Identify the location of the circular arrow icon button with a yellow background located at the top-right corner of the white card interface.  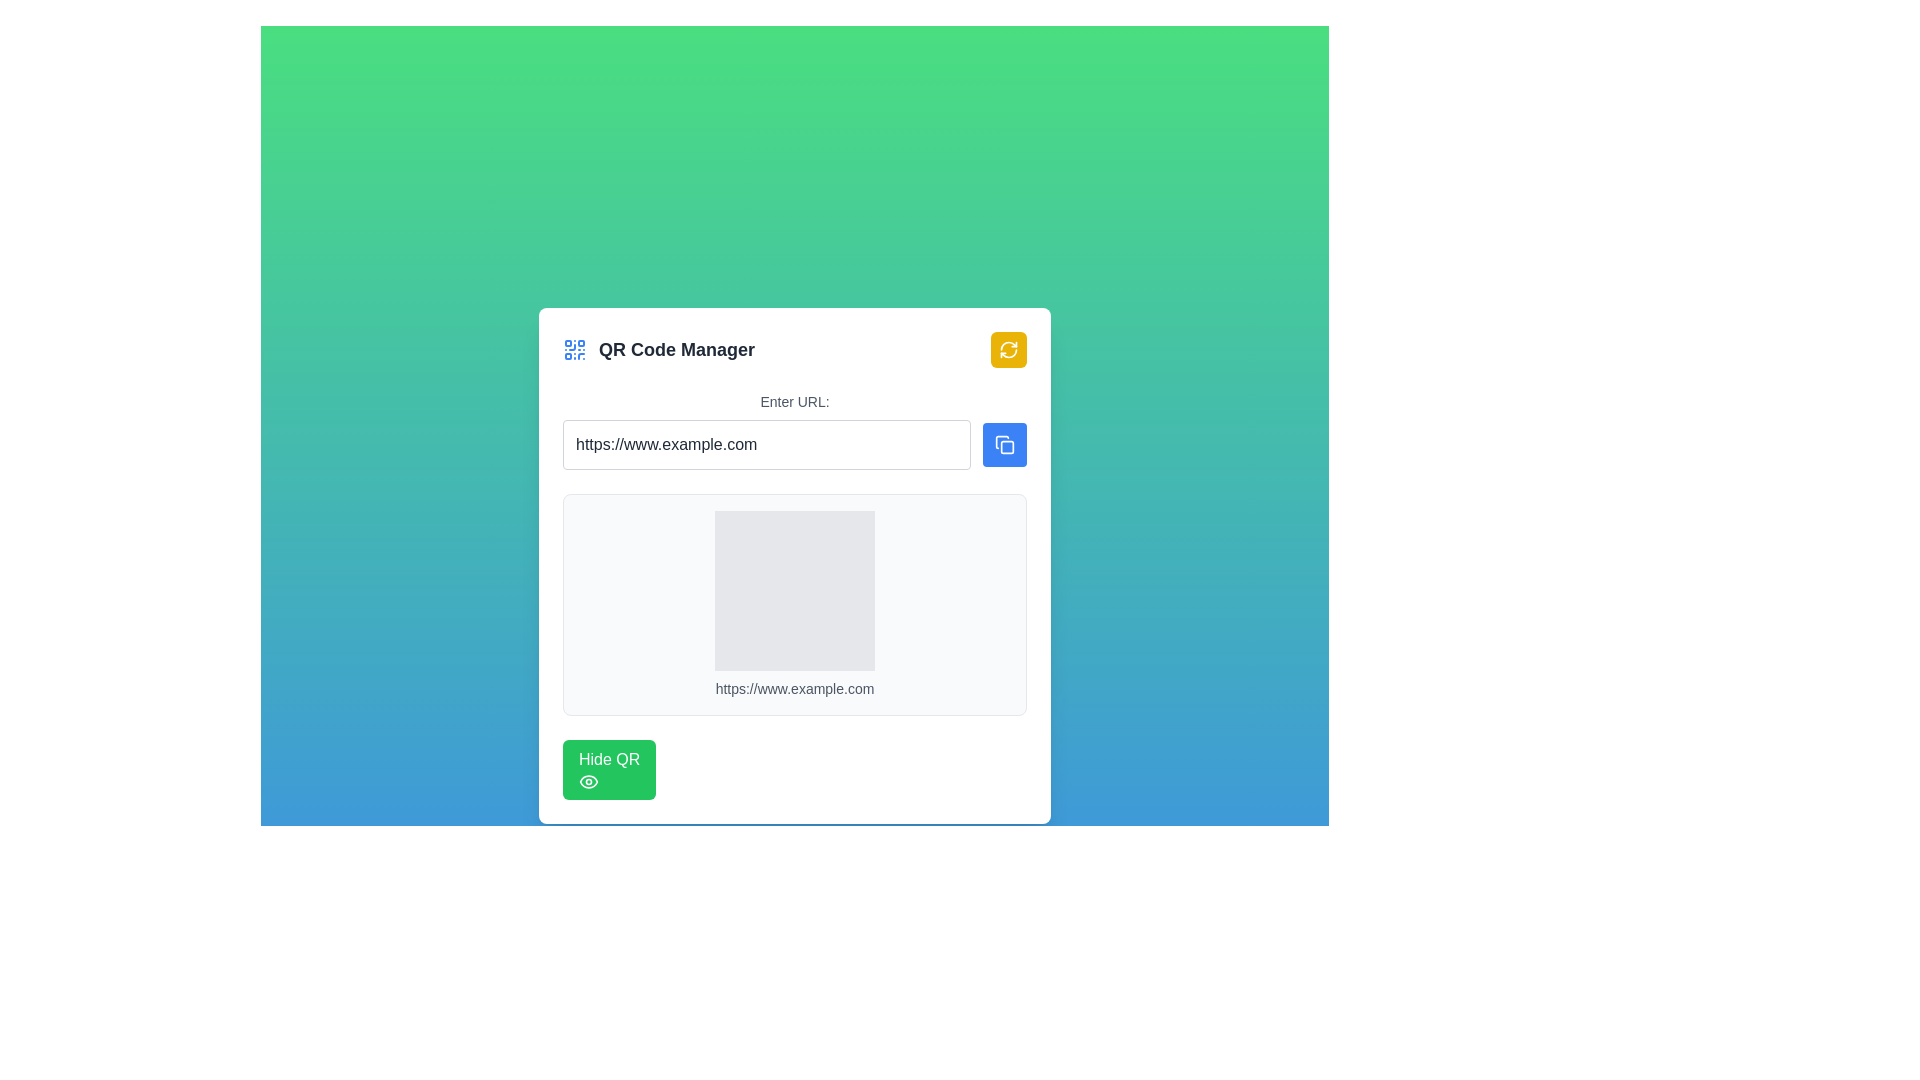
(1008, 349).